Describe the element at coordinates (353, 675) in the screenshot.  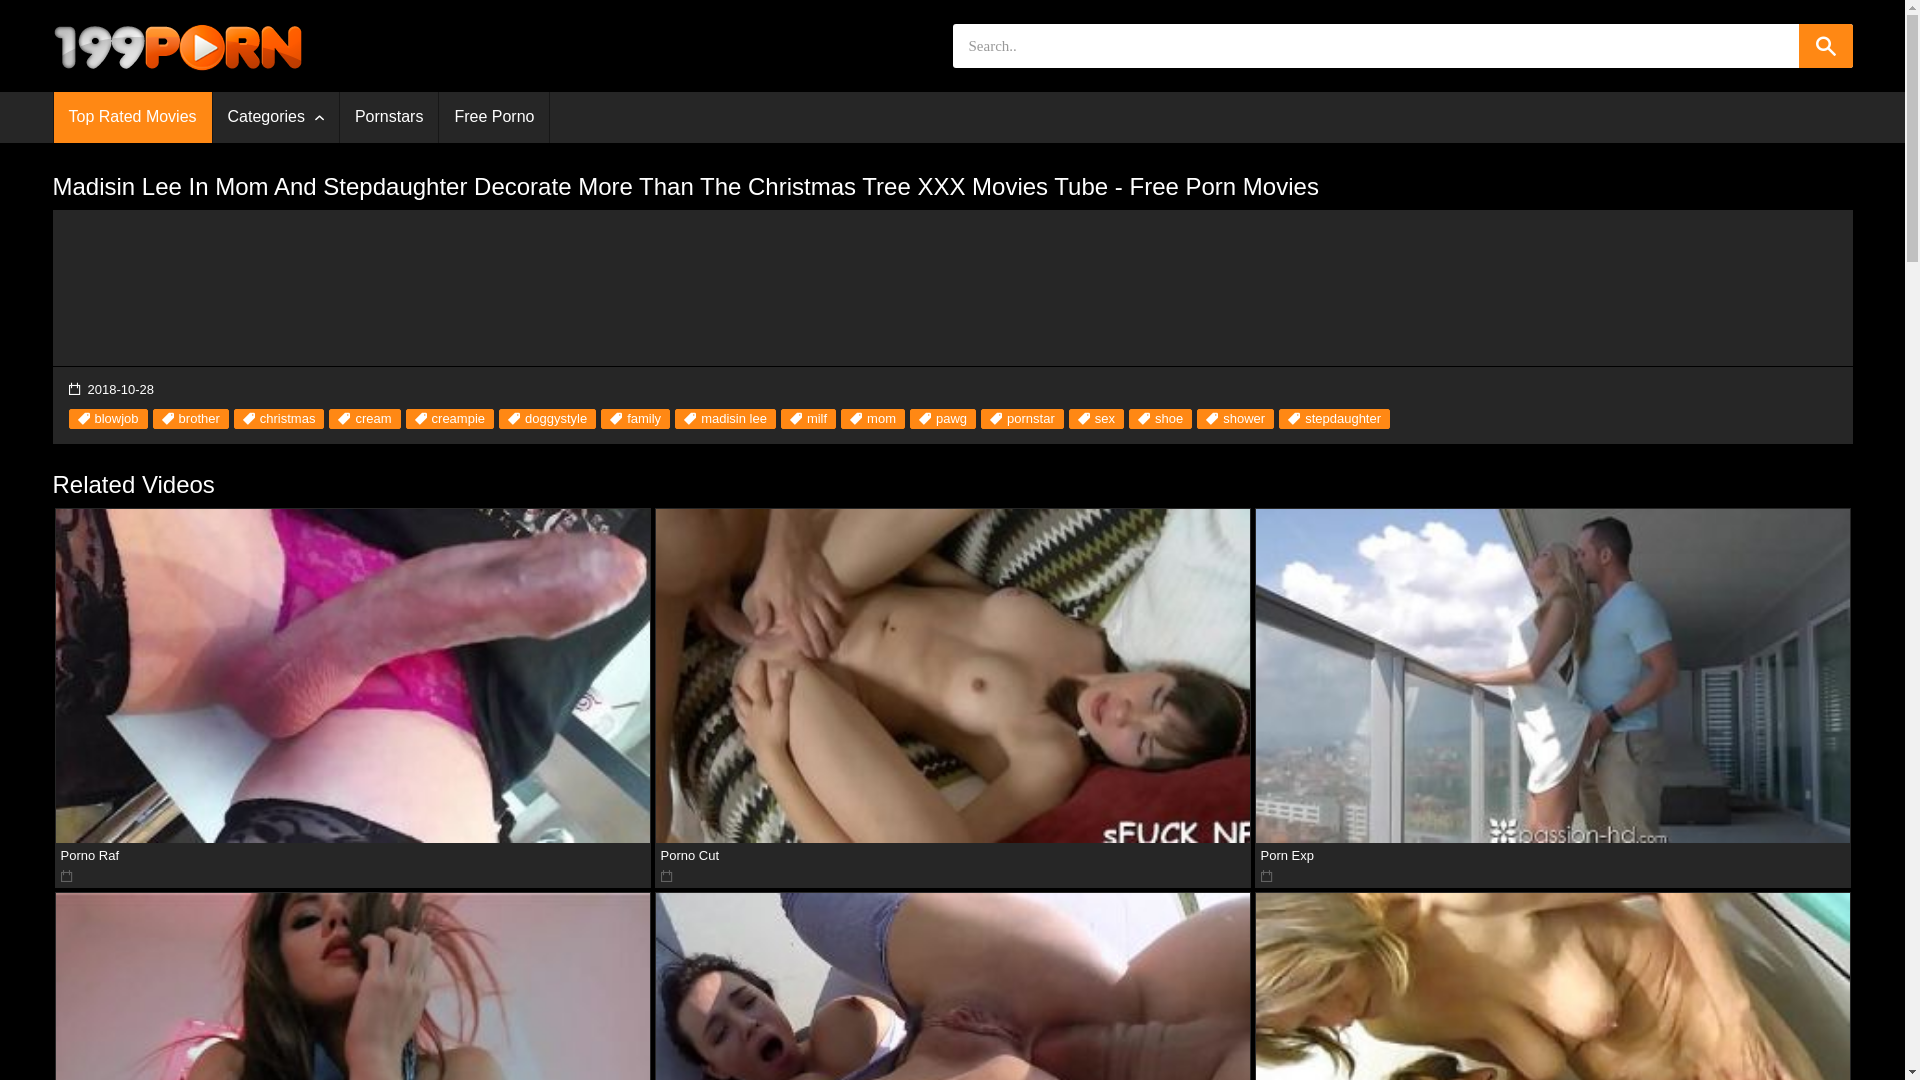
I see `'Porno Raf'` at that location.